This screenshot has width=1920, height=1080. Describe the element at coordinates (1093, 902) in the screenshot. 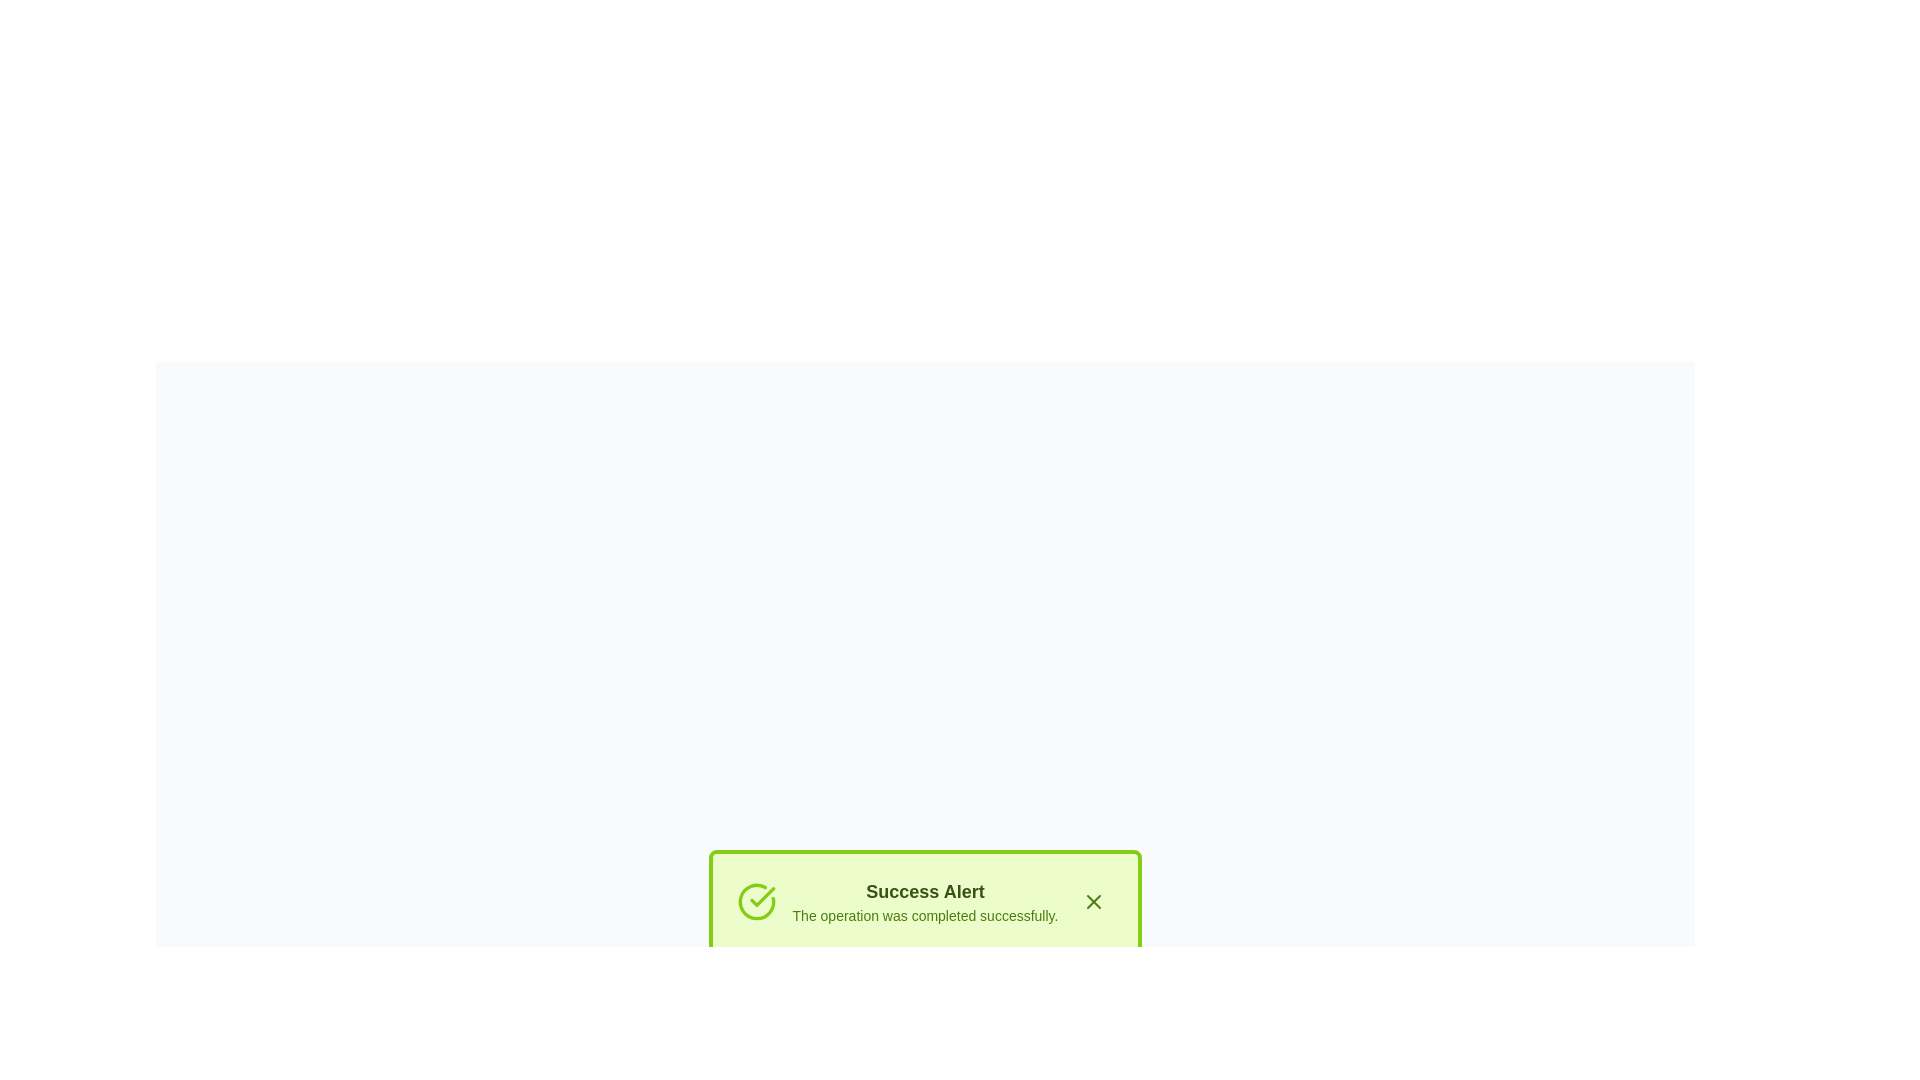

I see `the close icon located in the top-right corner of the success alert box` at that location.